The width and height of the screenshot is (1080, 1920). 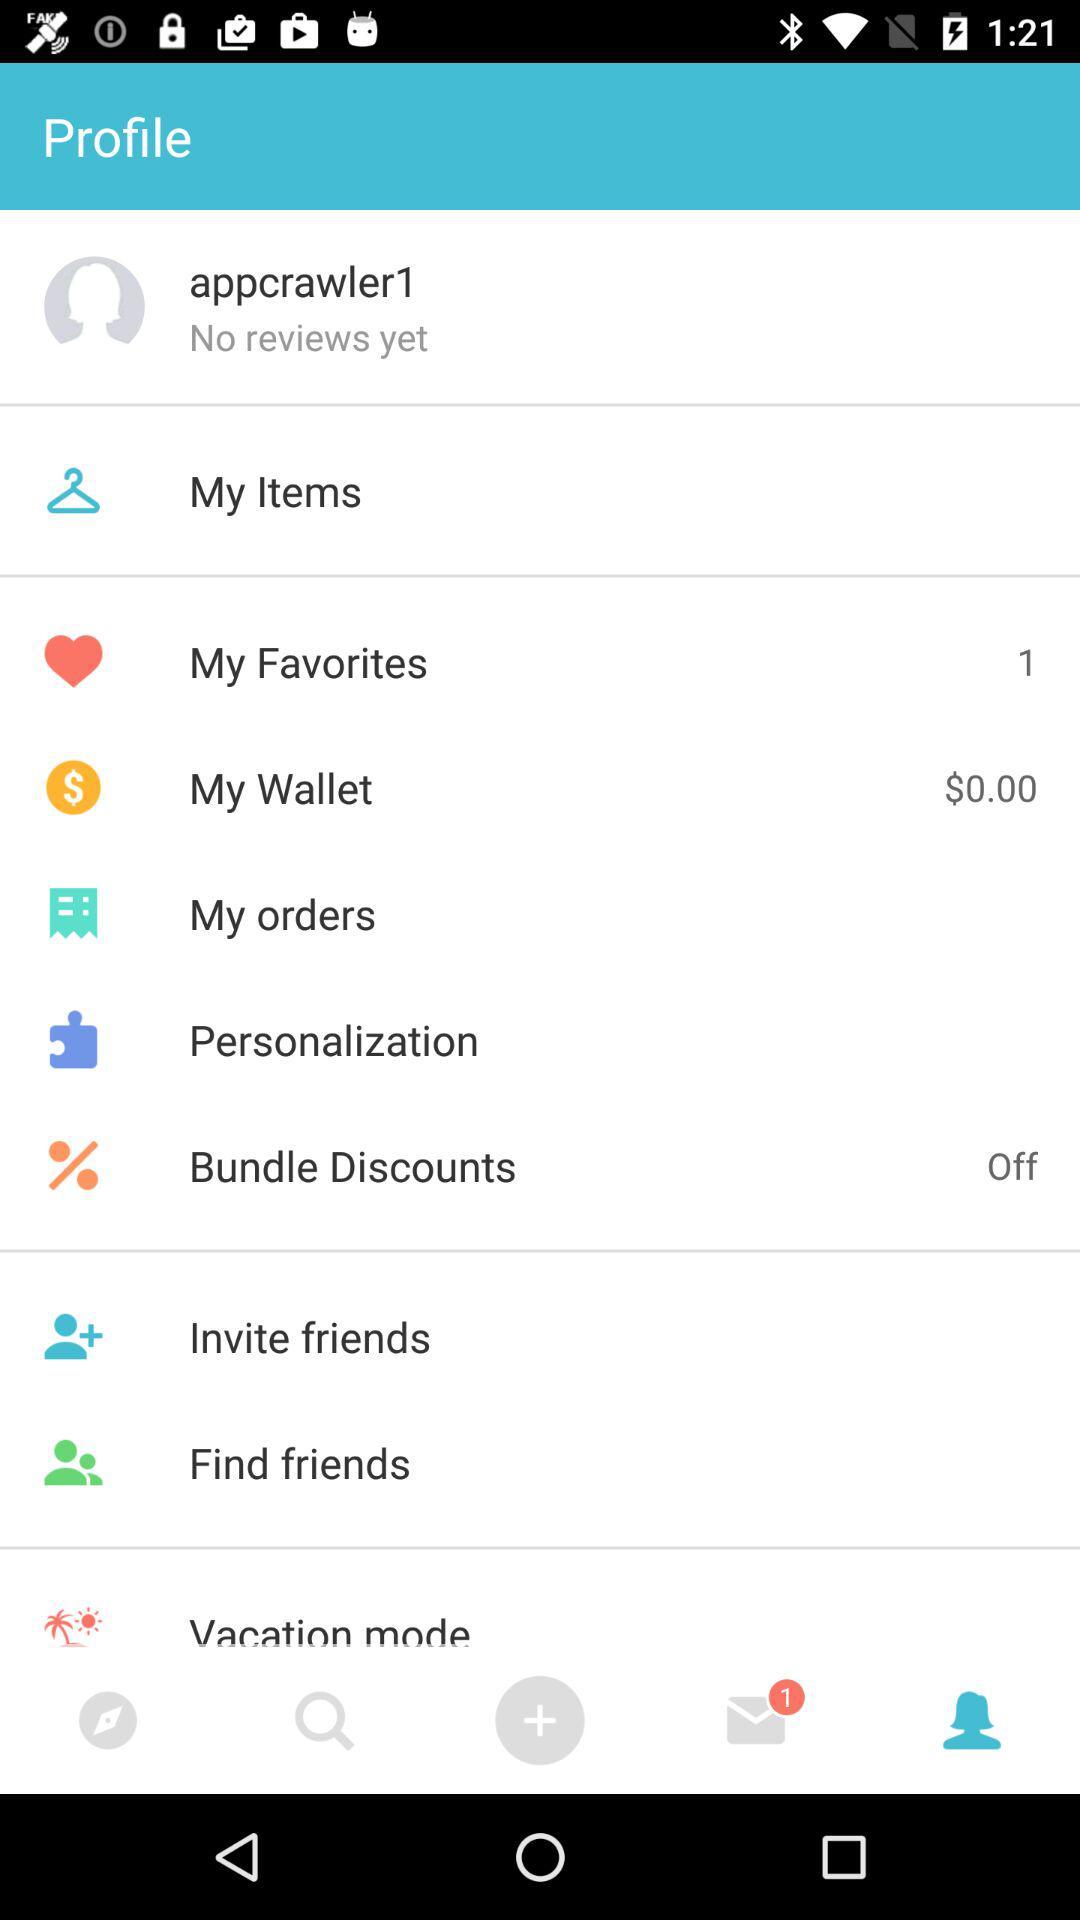 What do you see at coordinates (108, 1719) in the screenshot?
I see `compass icon in bottom left corner` at bounding box center [108, 1719].